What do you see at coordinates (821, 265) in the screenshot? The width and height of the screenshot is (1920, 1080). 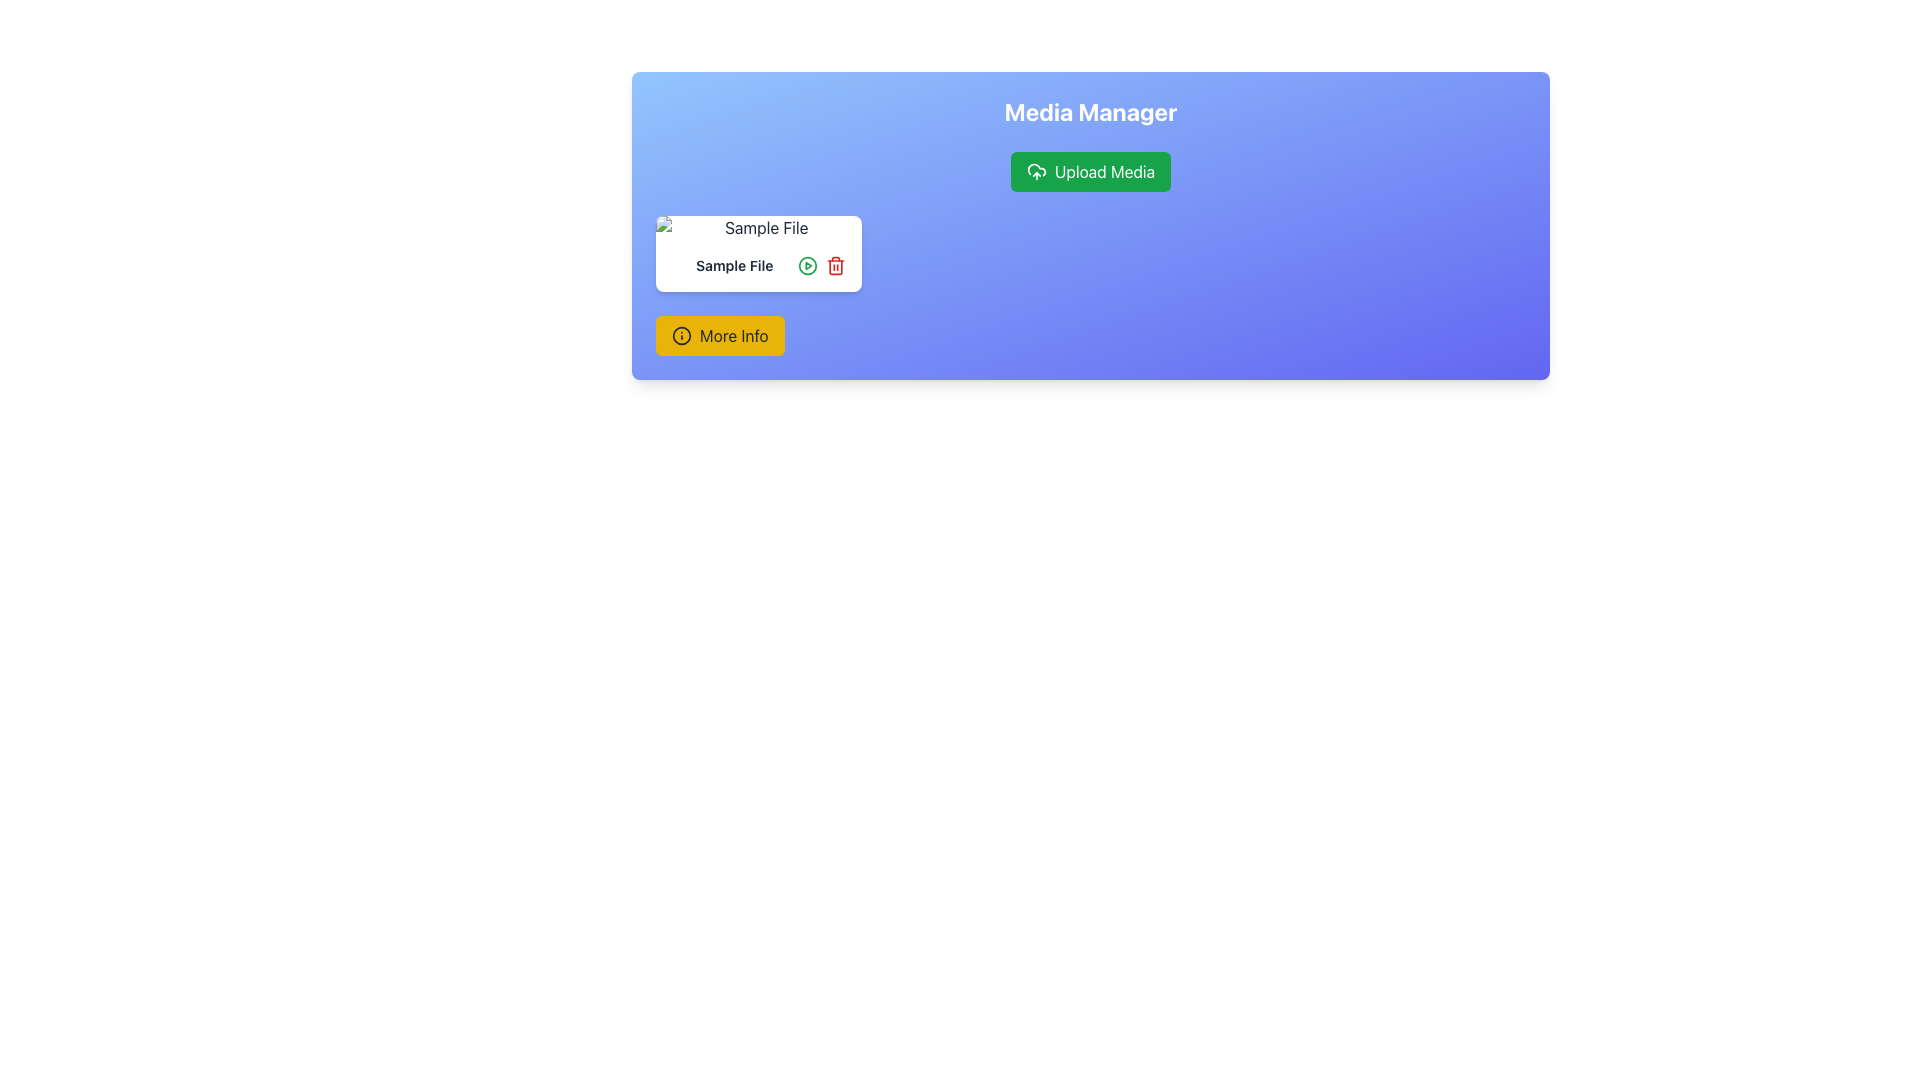 I see `the left green icon in the horizontal group of interactive icons for the file associated with 'Sample File' to play or preview the file` at bounding box center [821, 265].